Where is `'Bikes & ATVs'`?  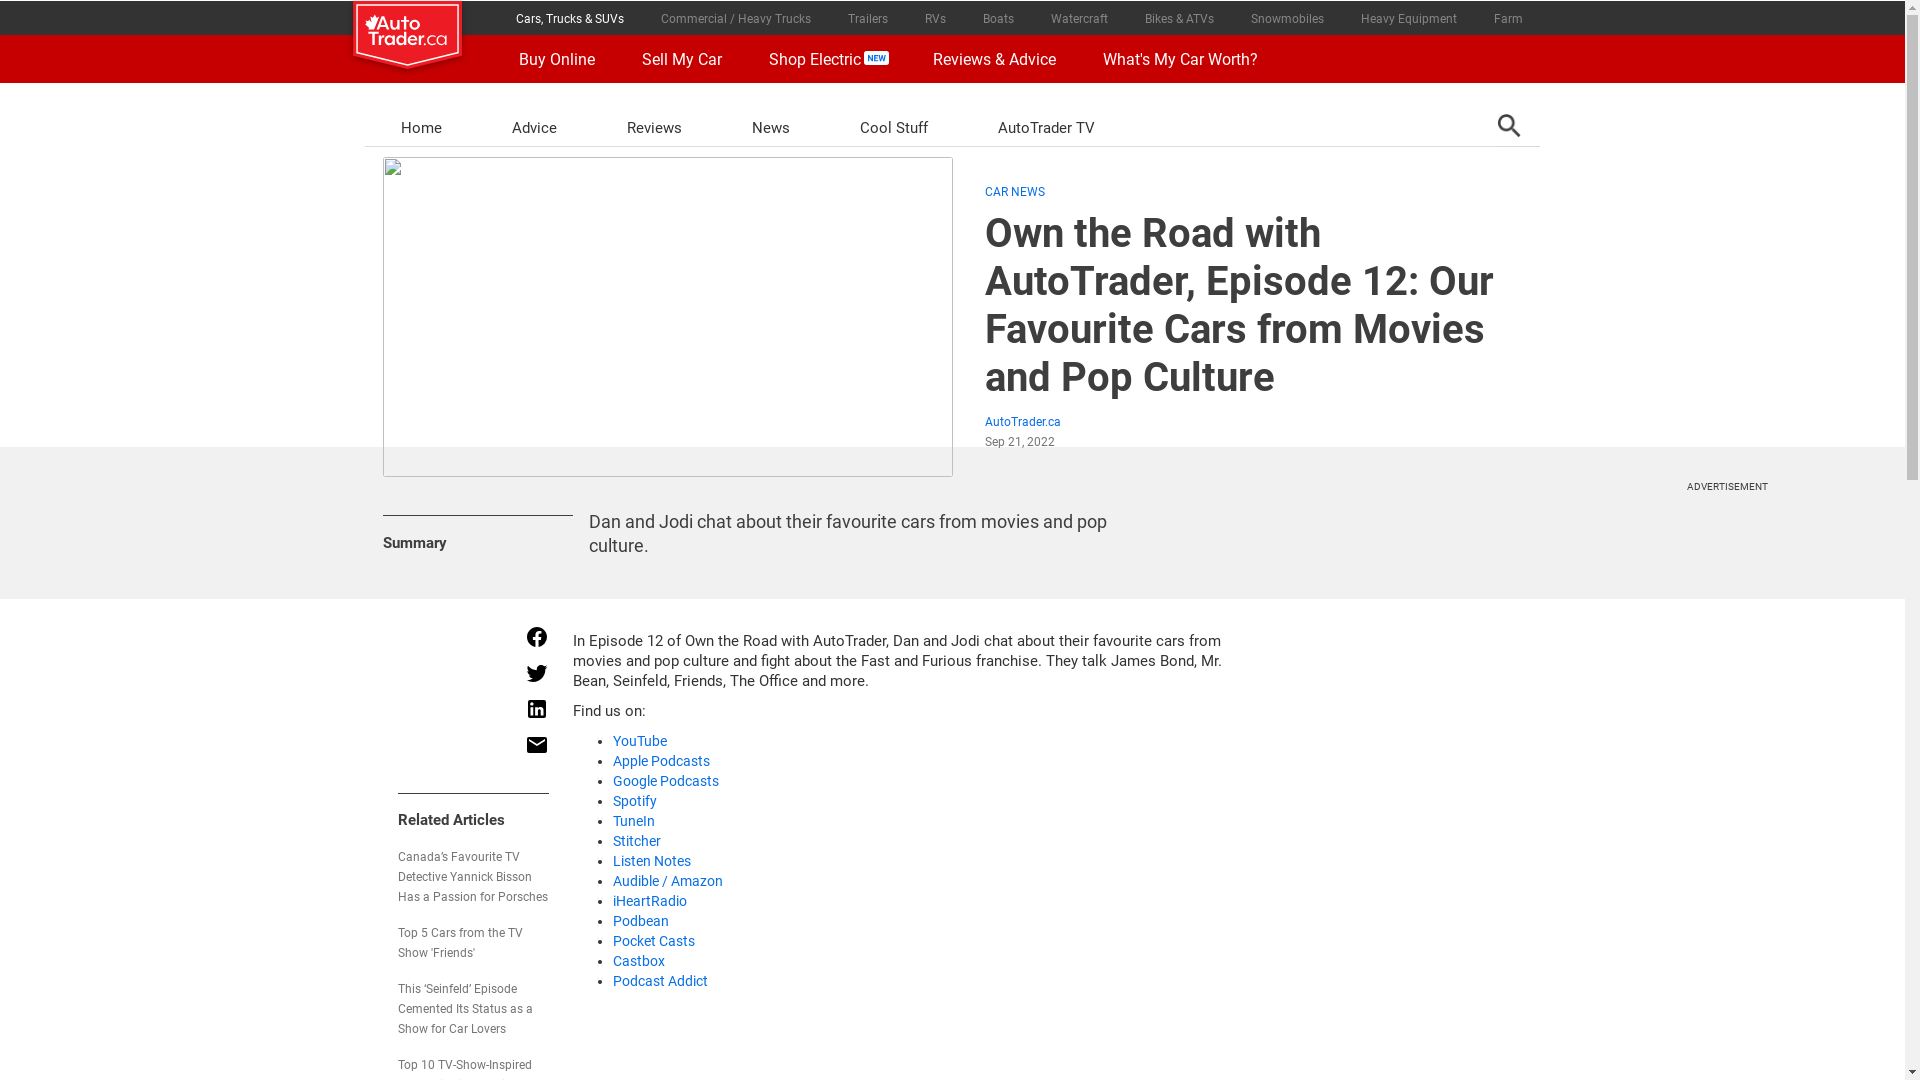
'Bikes & ATVs' is located at coordinates (1179, 18).